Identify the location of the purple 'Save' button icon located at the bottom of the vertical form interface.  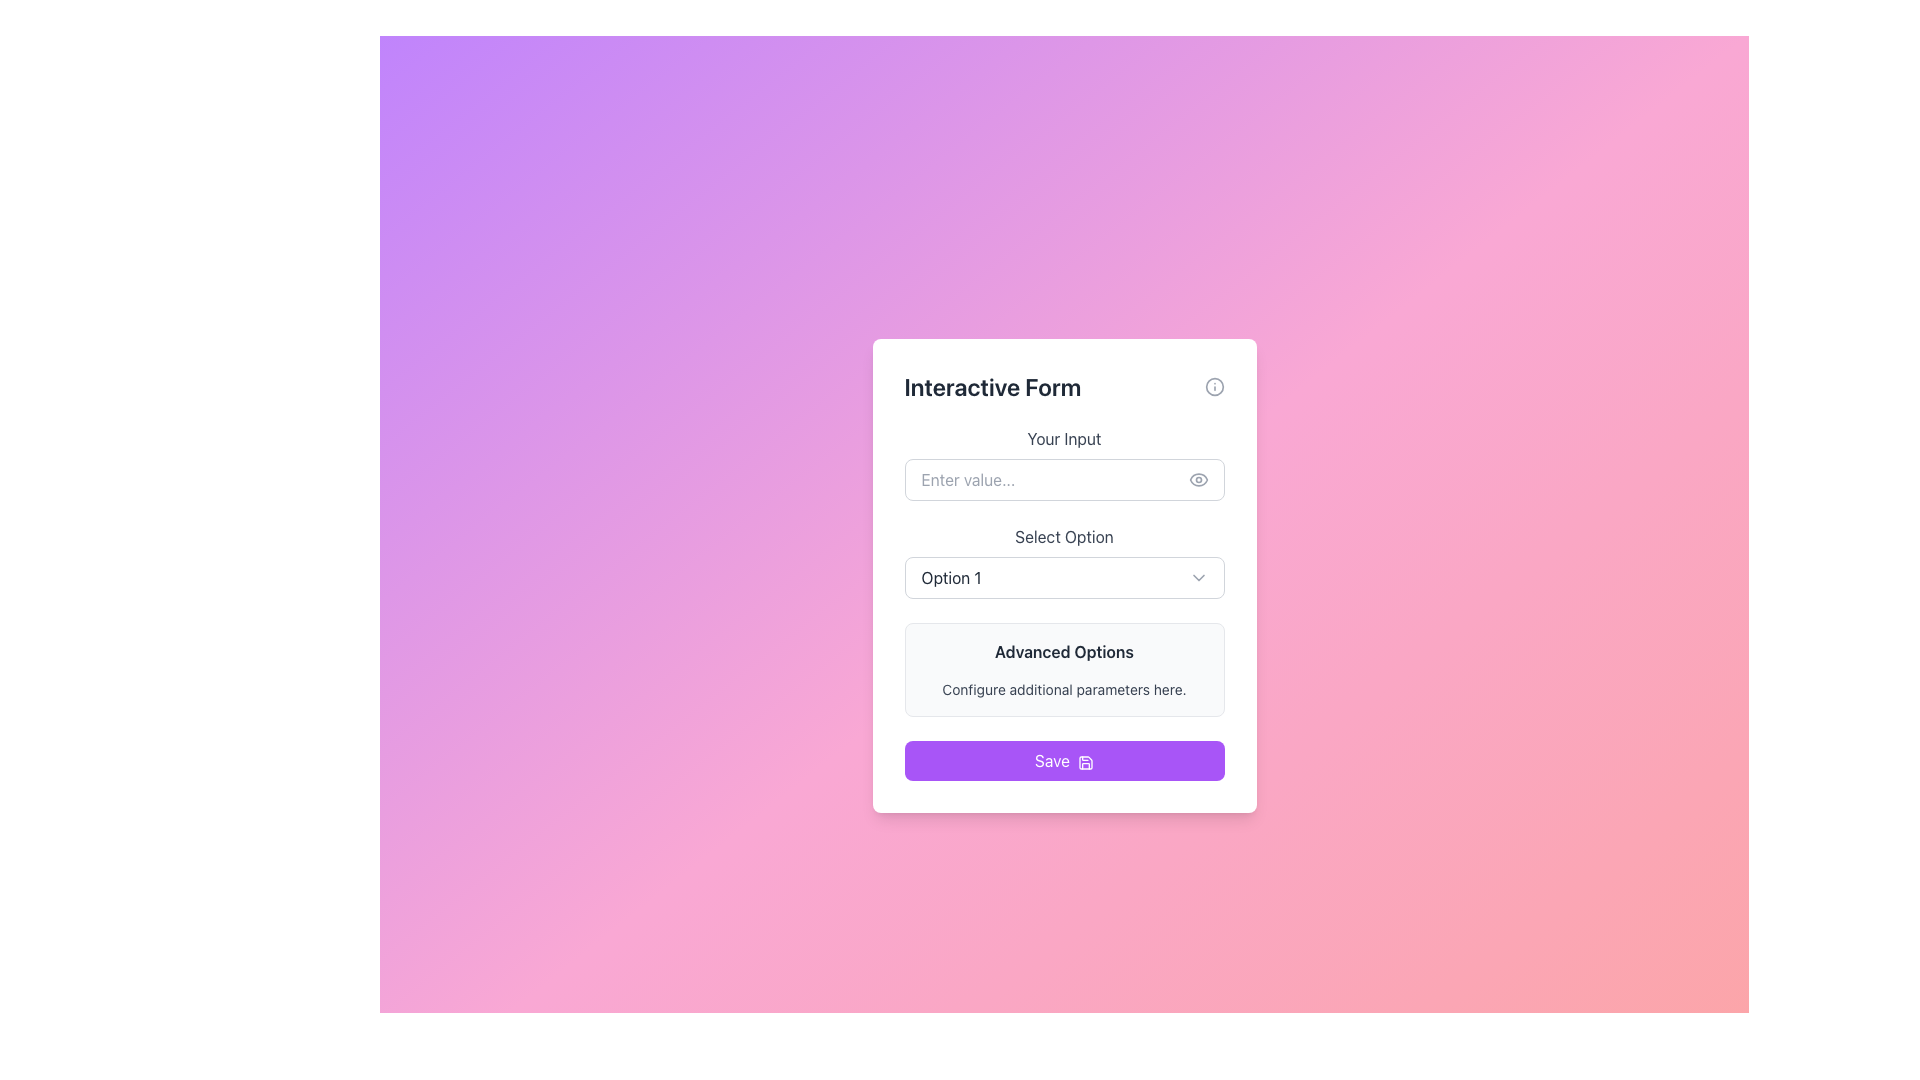
(1084, 762).